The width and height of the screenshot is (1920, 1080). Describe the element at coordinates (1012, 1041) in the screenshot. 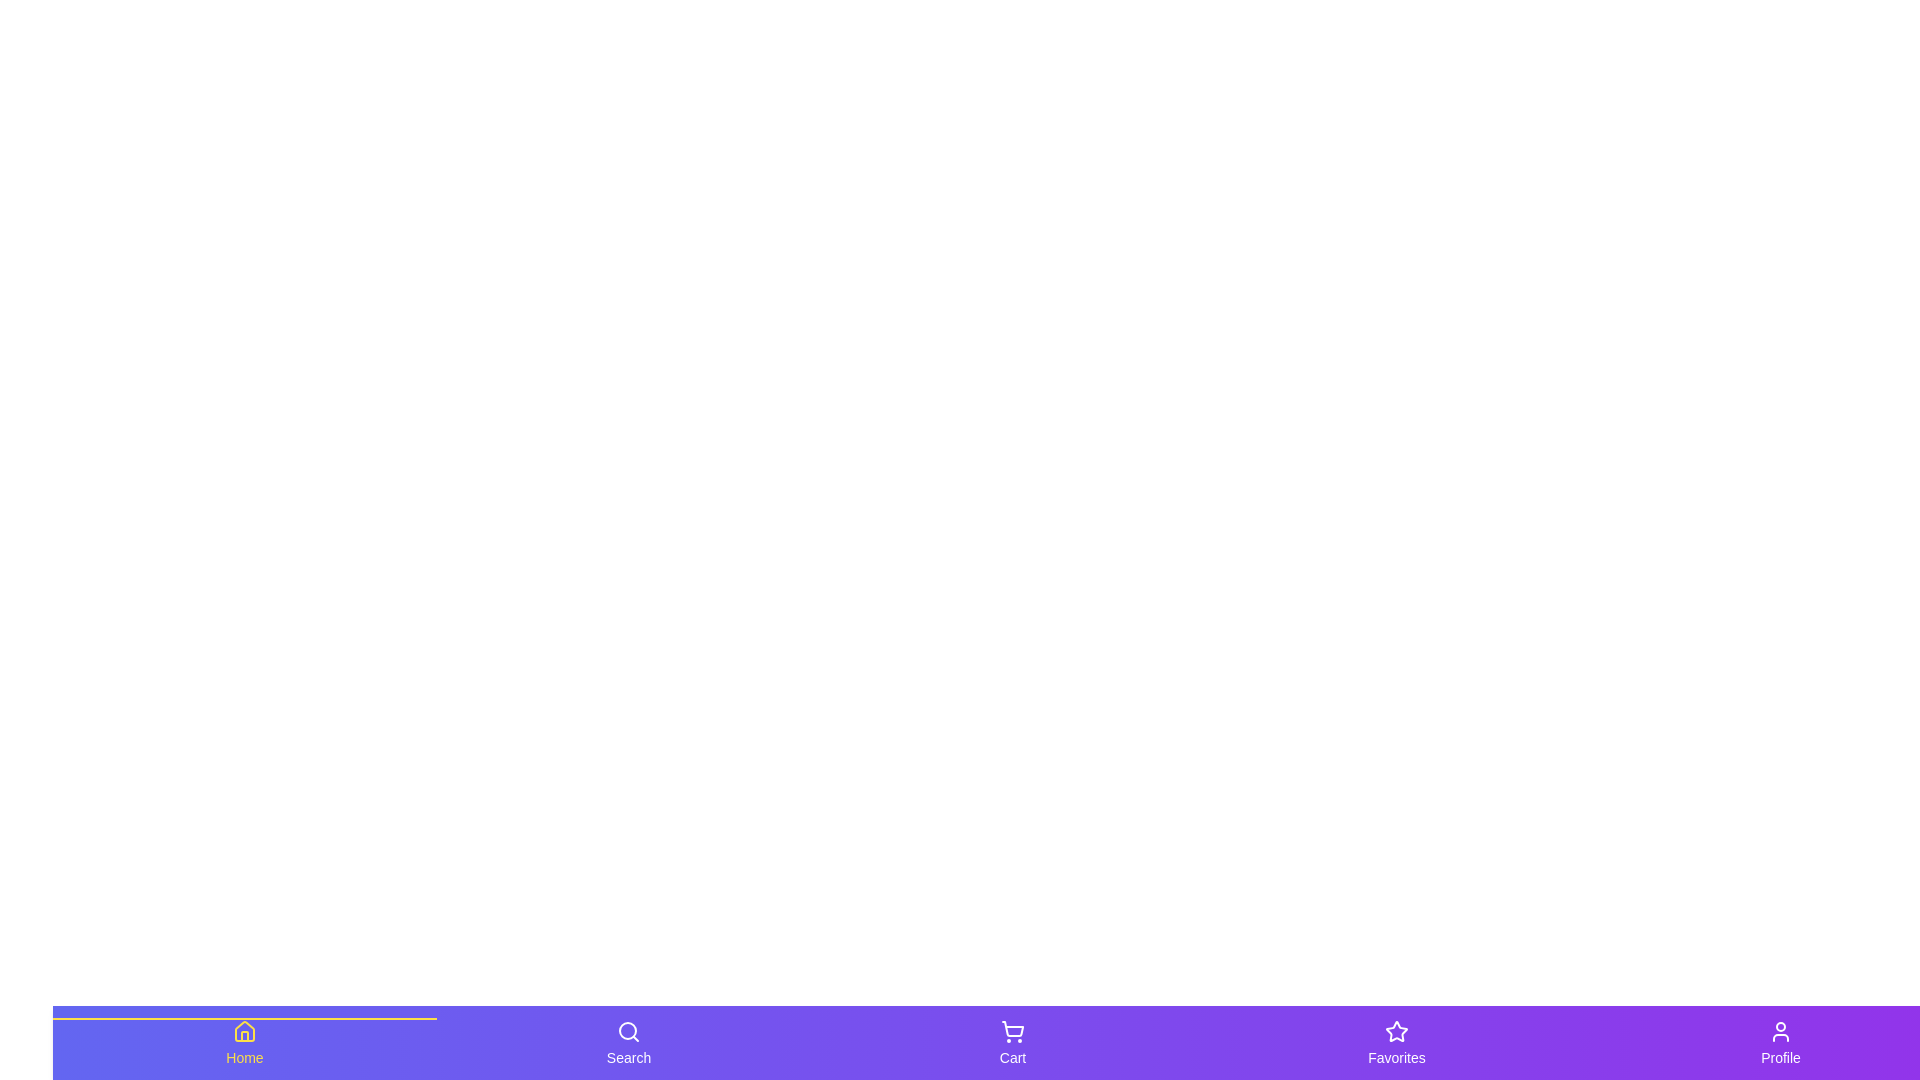

I see `the navigation tab labeled Cart` at that location.